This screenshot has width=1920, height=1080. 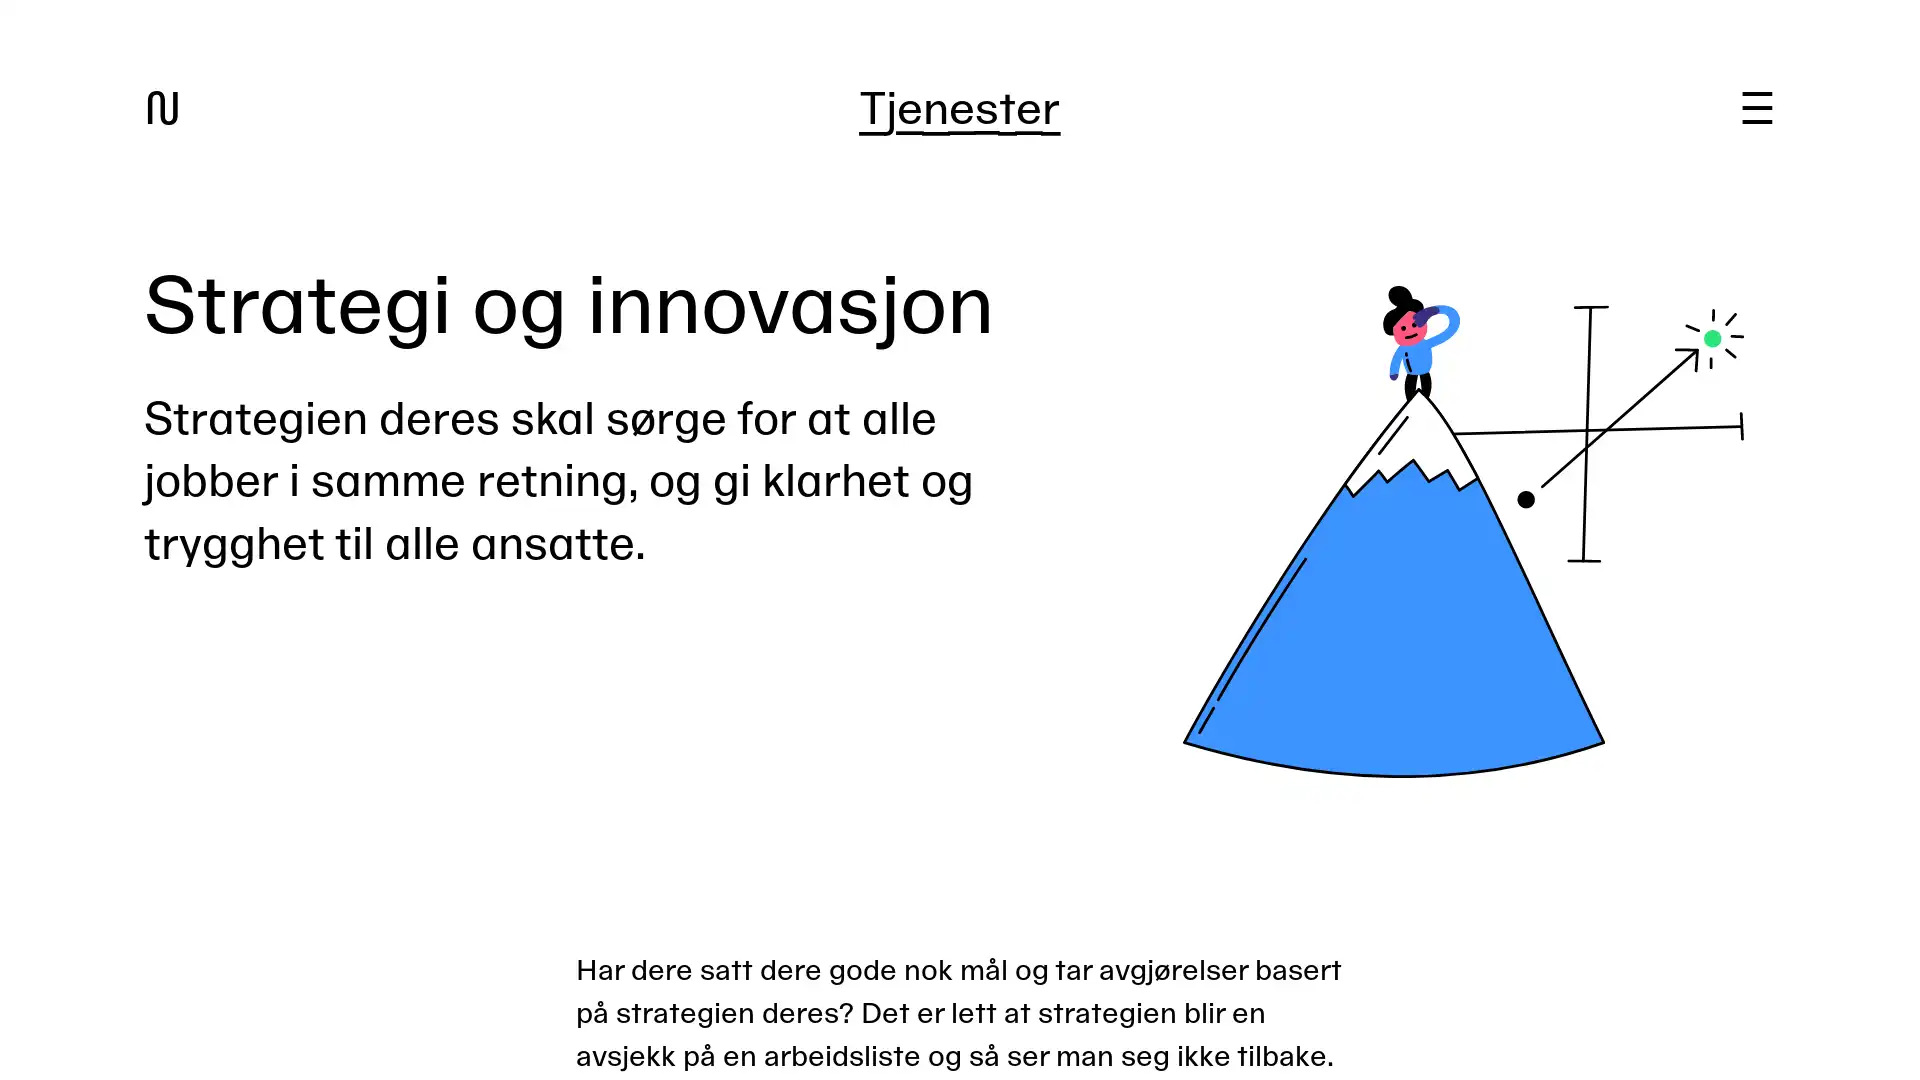 What do you see at coordinates (1755, 108) in the screenshot?
I see `Meny` at bounding box center [1755, 108].